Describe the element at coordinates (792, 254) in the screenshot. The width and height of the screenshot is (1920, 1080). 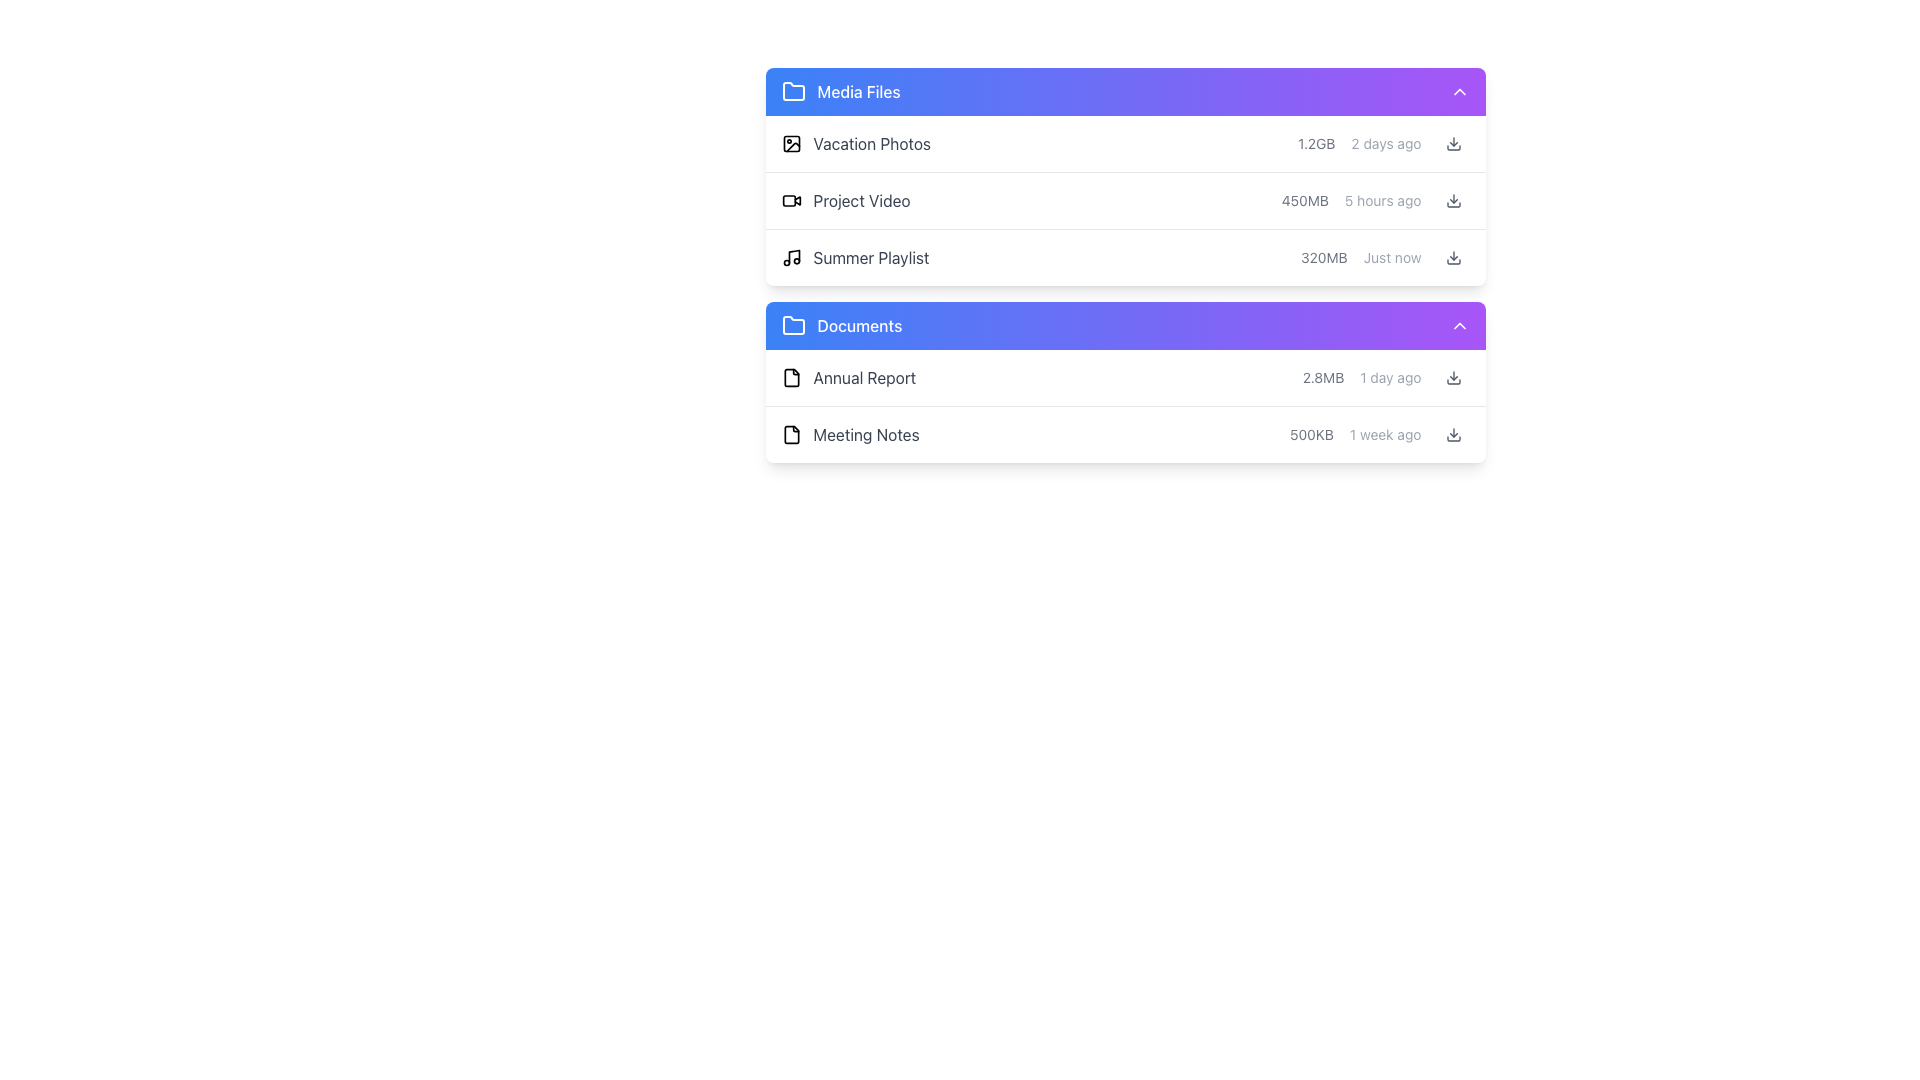
I see `the musical note icon associated with the 'Summer Playlist' entry located within the 'Media Files' group` at that location.